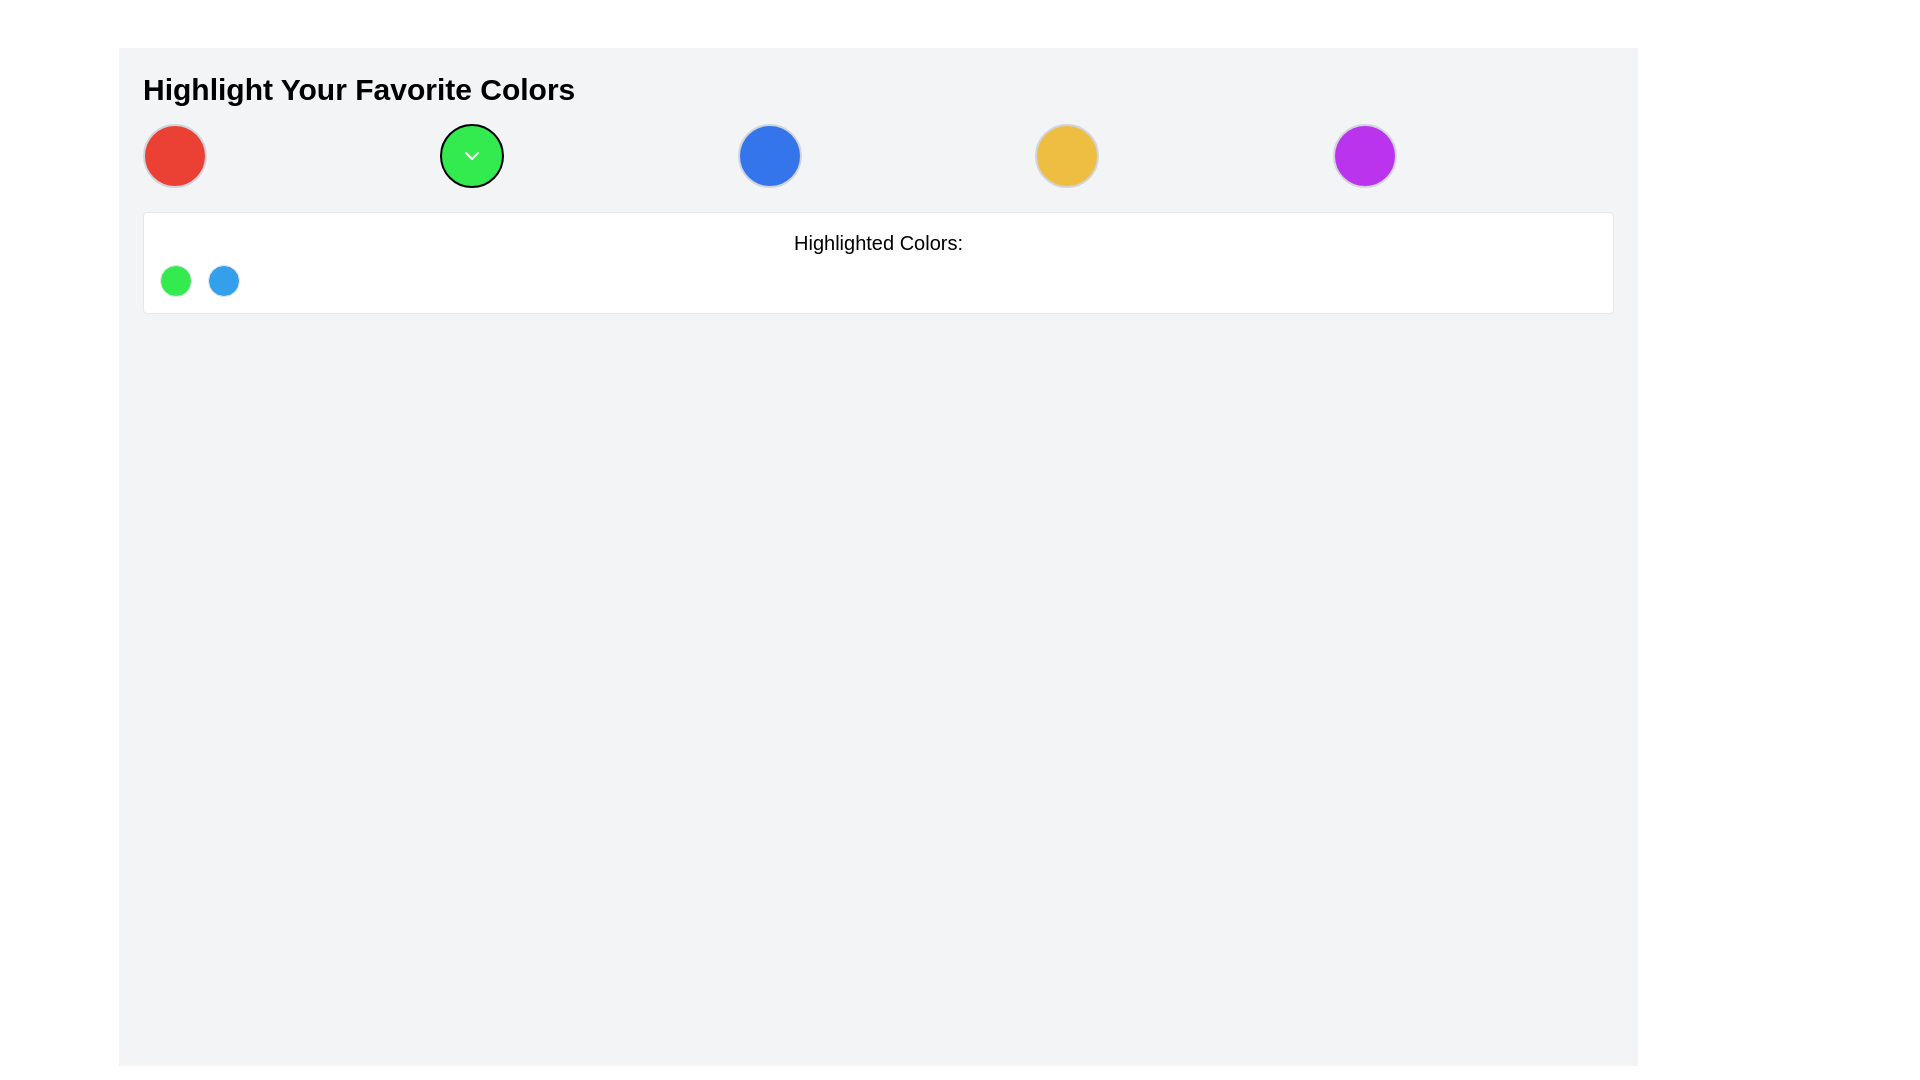  I want to click on the text label that displays 'Highlighted Colors:' in a large, bold font, which is centered on the page and appears on a white background, so click(878, 242).